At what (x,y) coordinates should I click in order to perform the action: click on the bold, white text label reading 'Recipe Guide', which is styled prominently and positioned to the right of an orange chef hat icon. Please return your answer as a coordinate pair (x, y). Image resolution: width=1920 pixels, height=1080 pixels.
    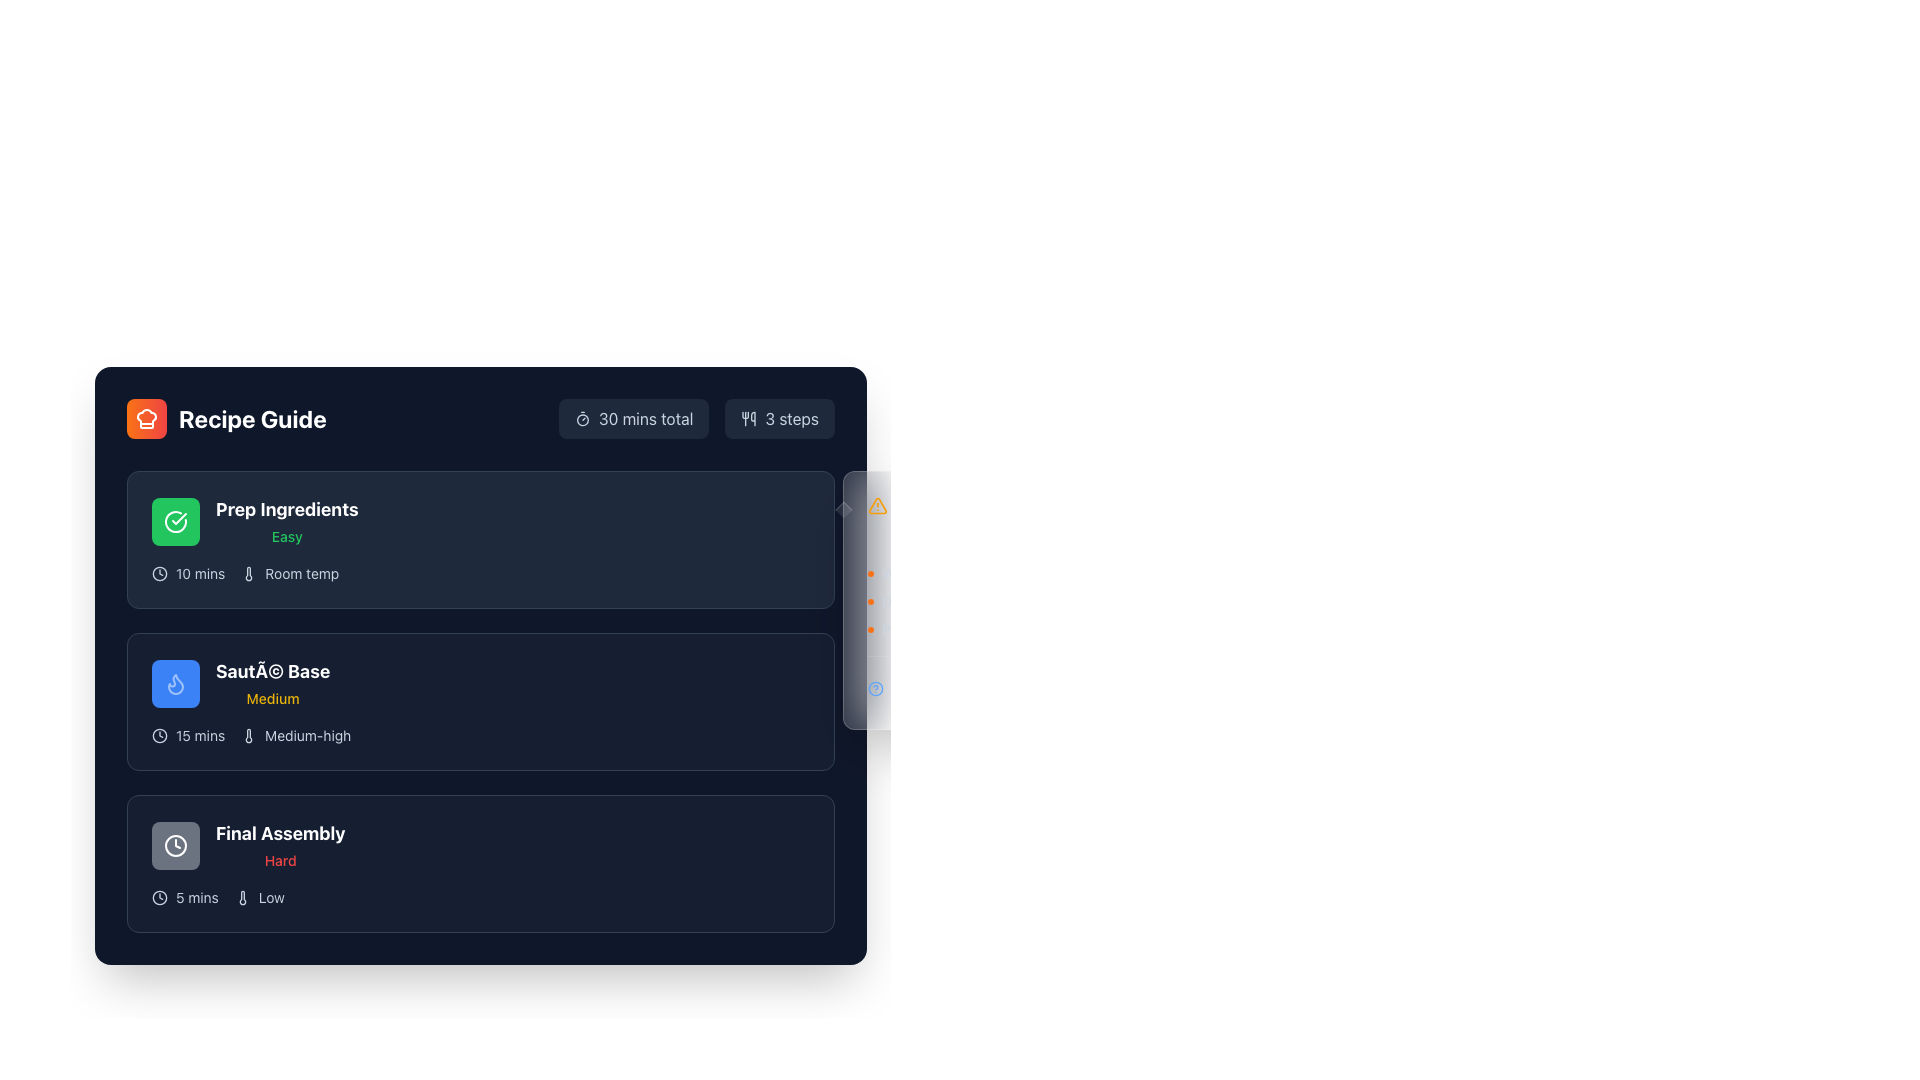
    Looking at the image, I should click on (251, 418).